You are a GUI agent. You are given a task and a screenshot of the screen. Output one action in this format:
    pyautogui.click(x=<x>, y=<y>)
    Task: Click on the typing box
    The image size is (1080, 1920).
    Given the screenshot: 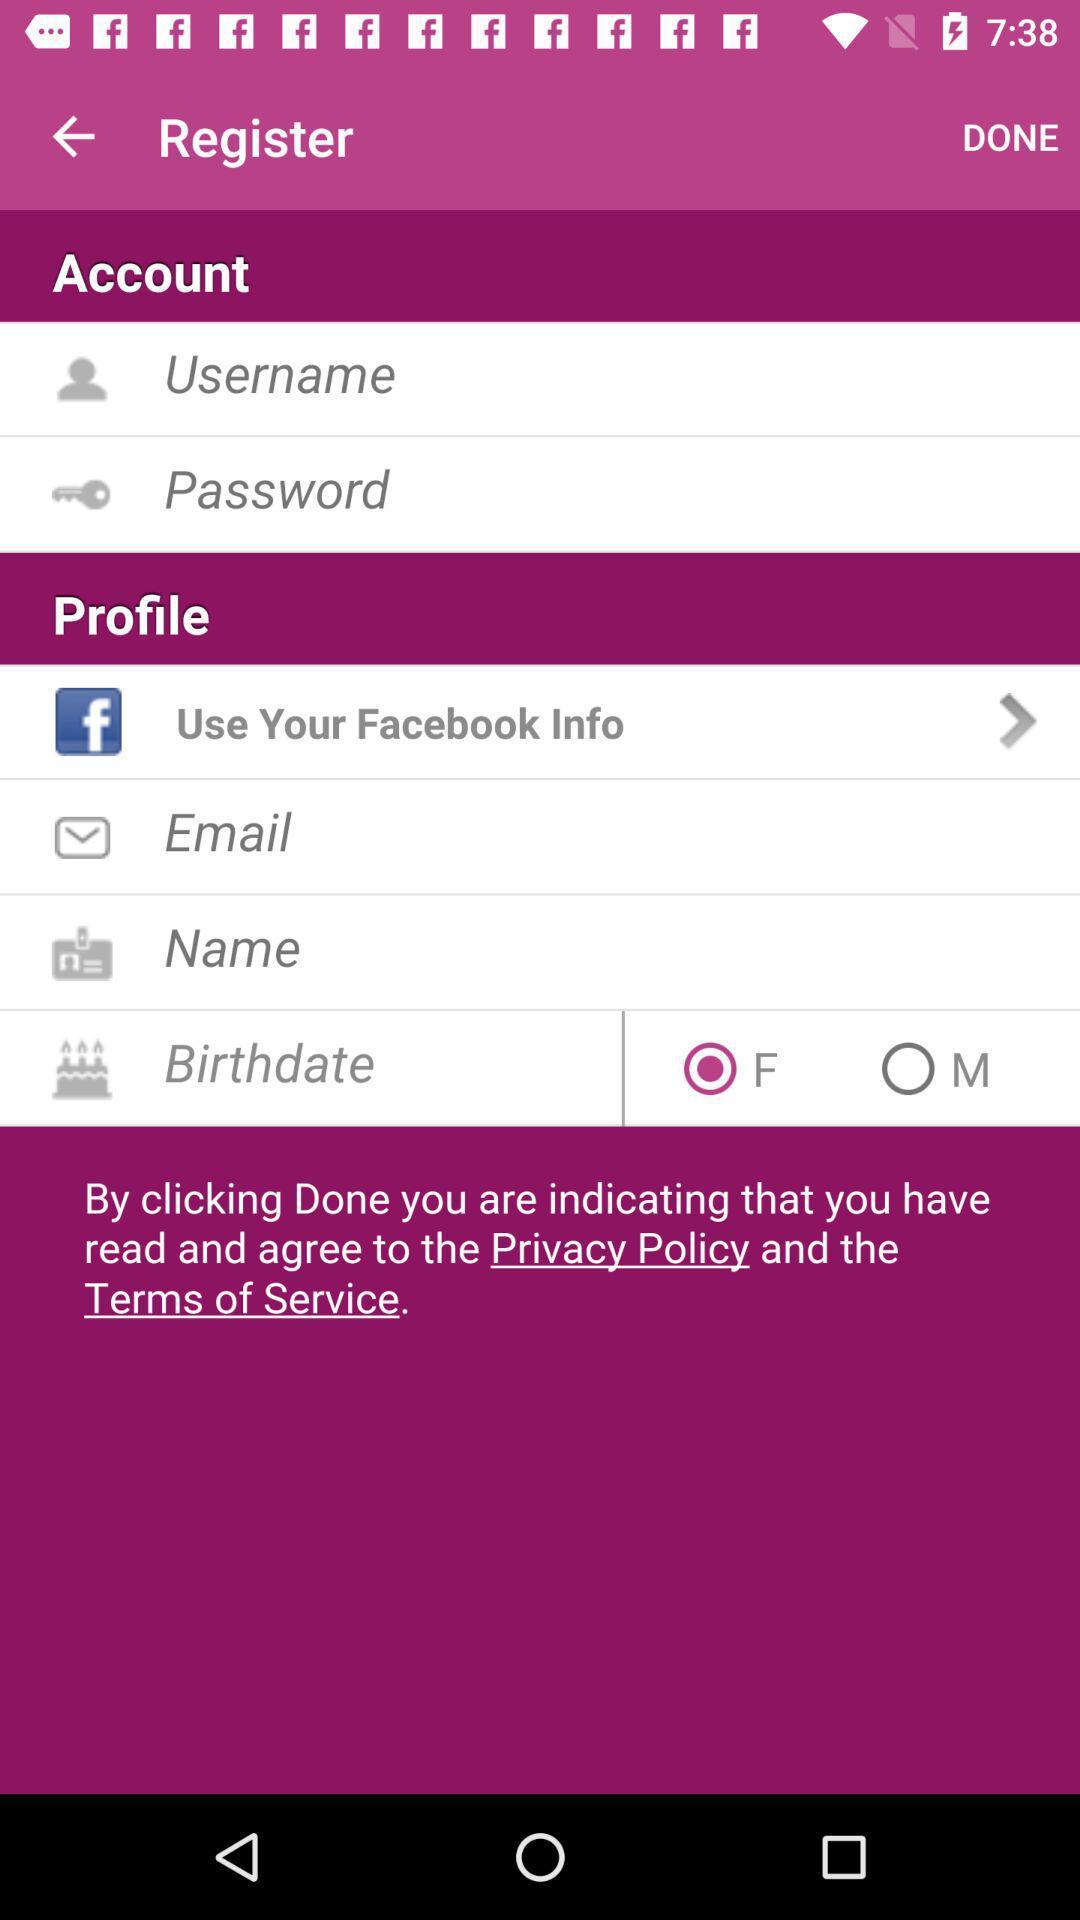 What is the action you would take?
    pyautogui.click(x=621, y=372)
    